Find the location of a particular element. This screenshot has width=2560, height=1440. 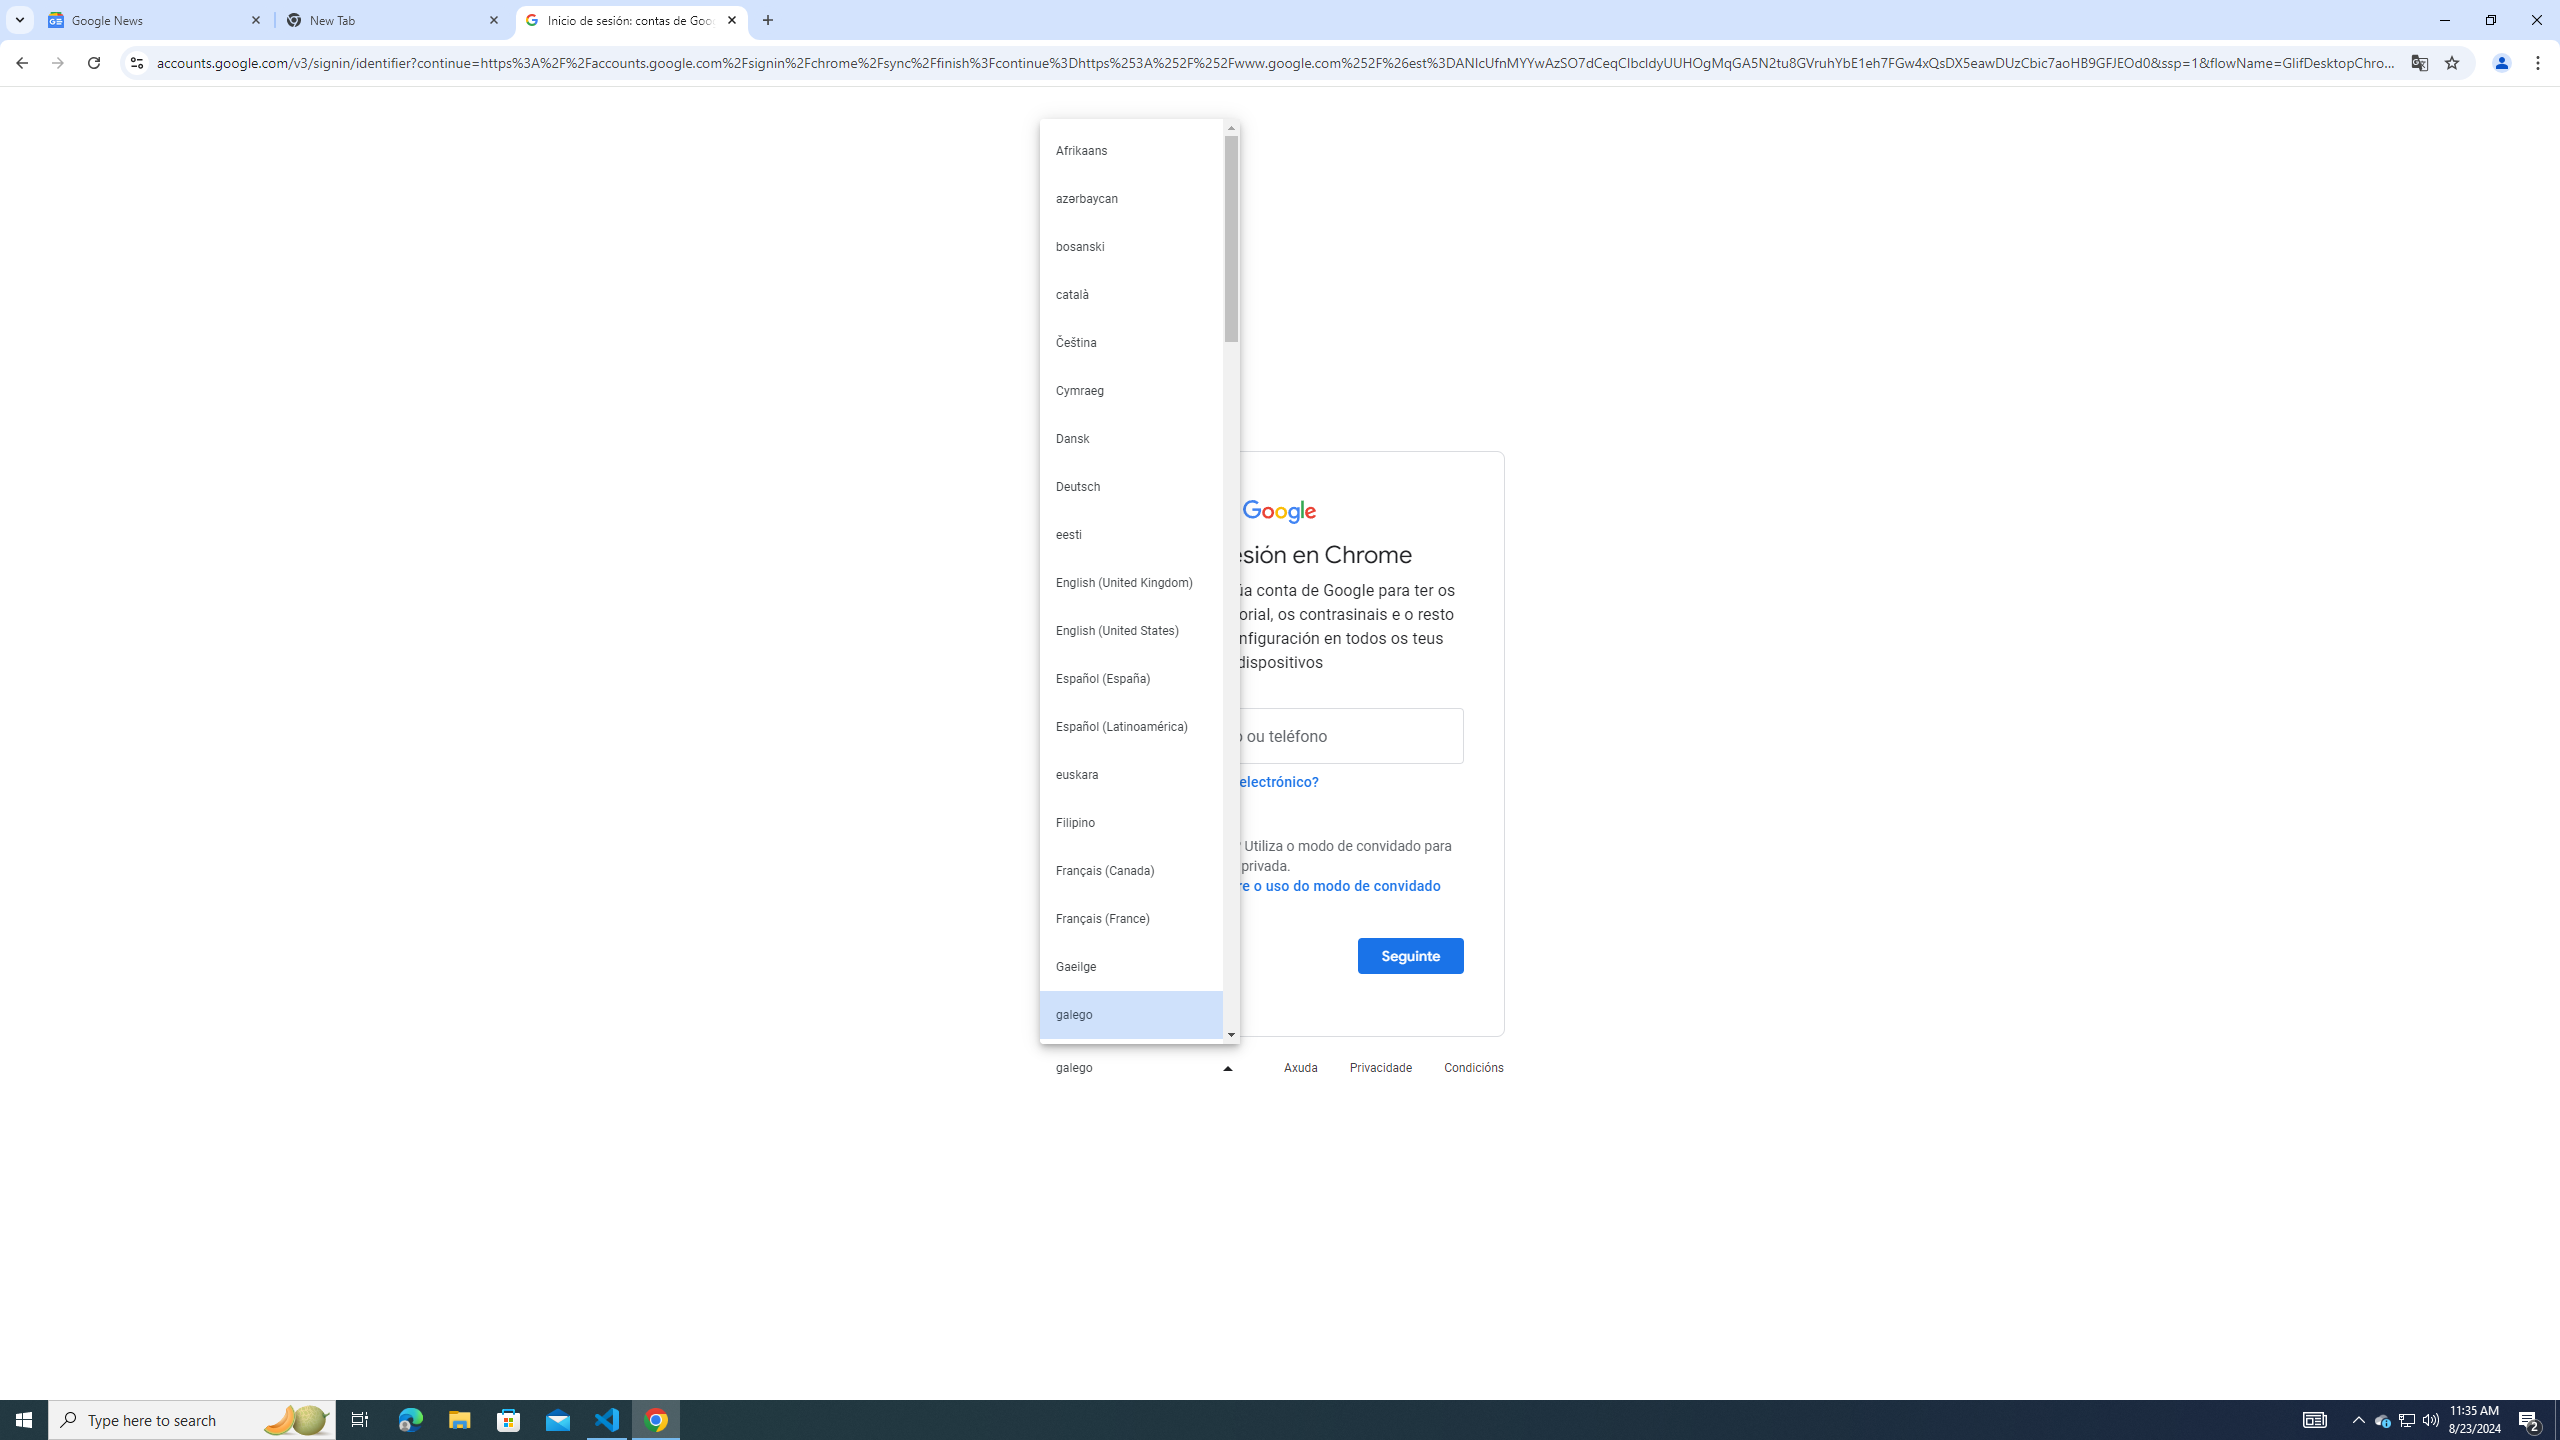

'Deutsch' is located at coordinates (1130, 486).